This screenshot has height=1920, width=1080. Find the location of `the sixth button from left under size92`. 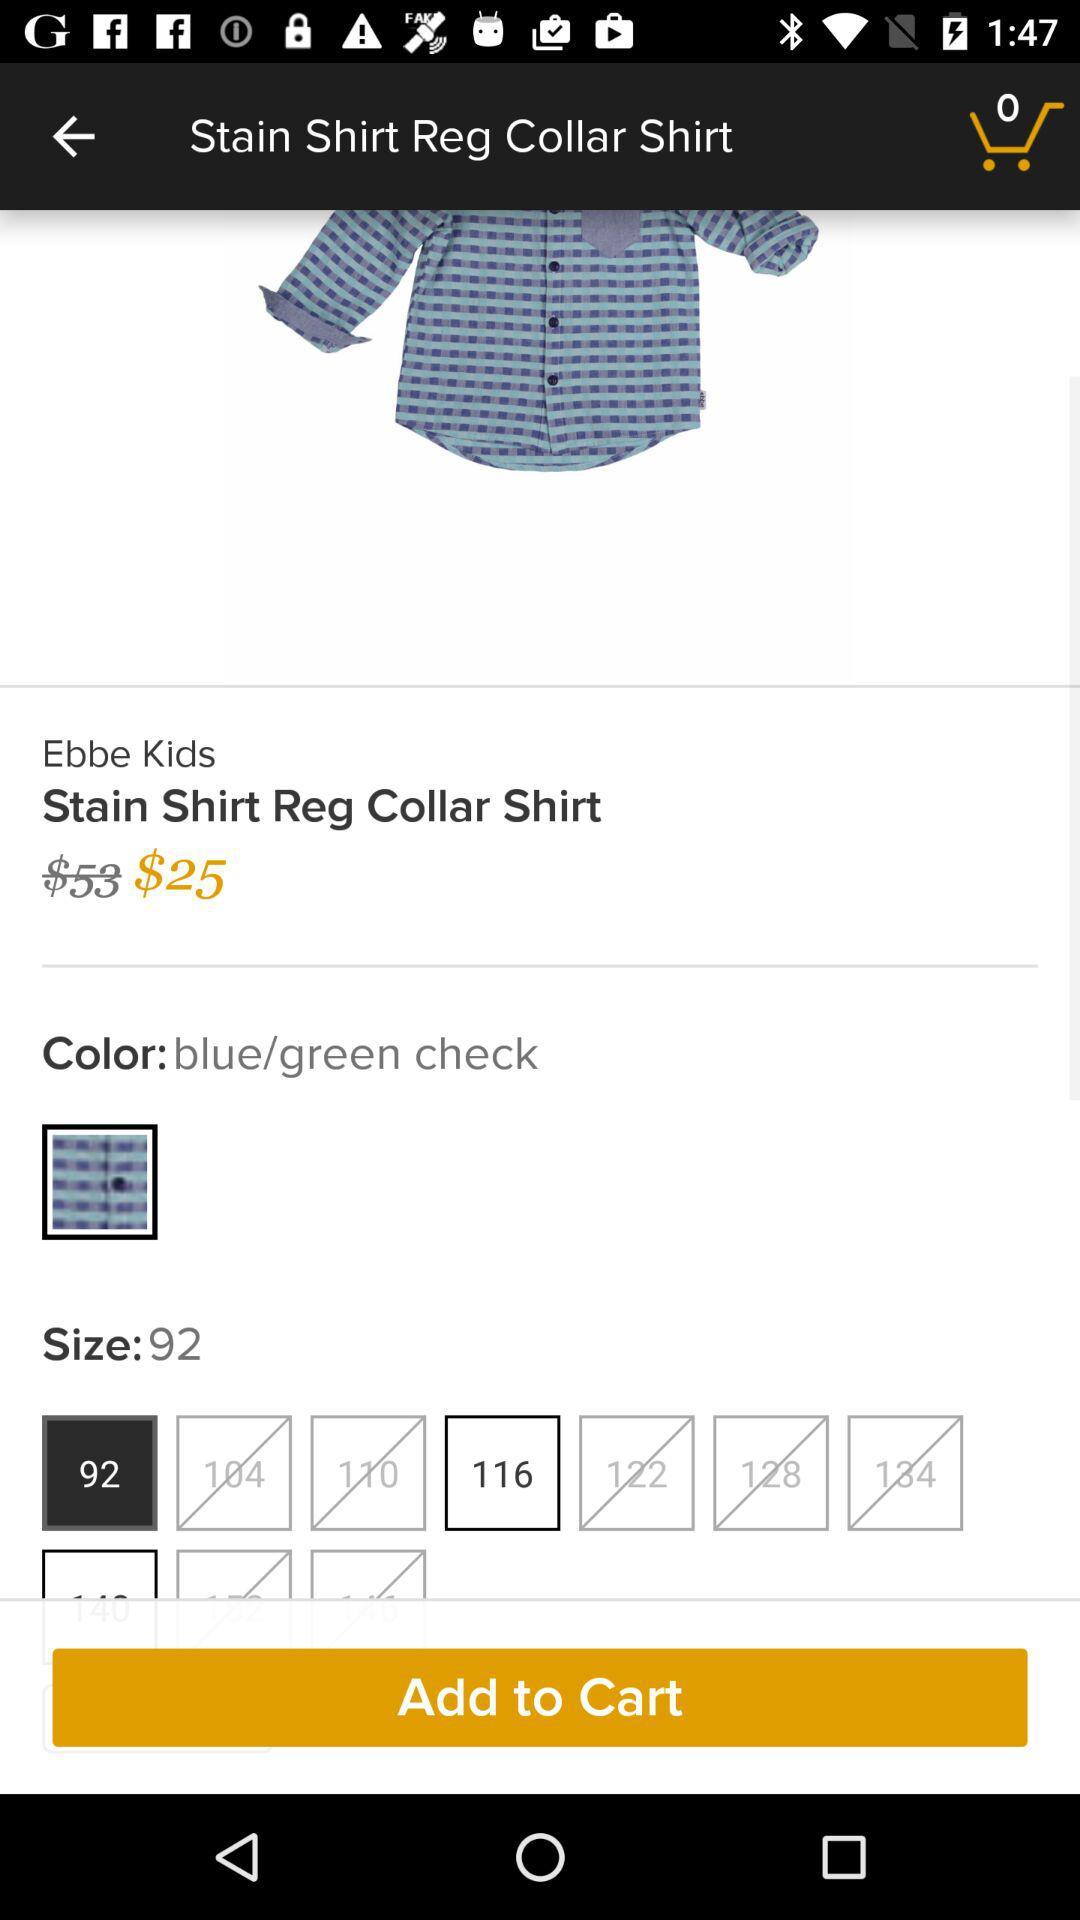

the sixth button from left under size92 is located at coordinates (770, 1473).